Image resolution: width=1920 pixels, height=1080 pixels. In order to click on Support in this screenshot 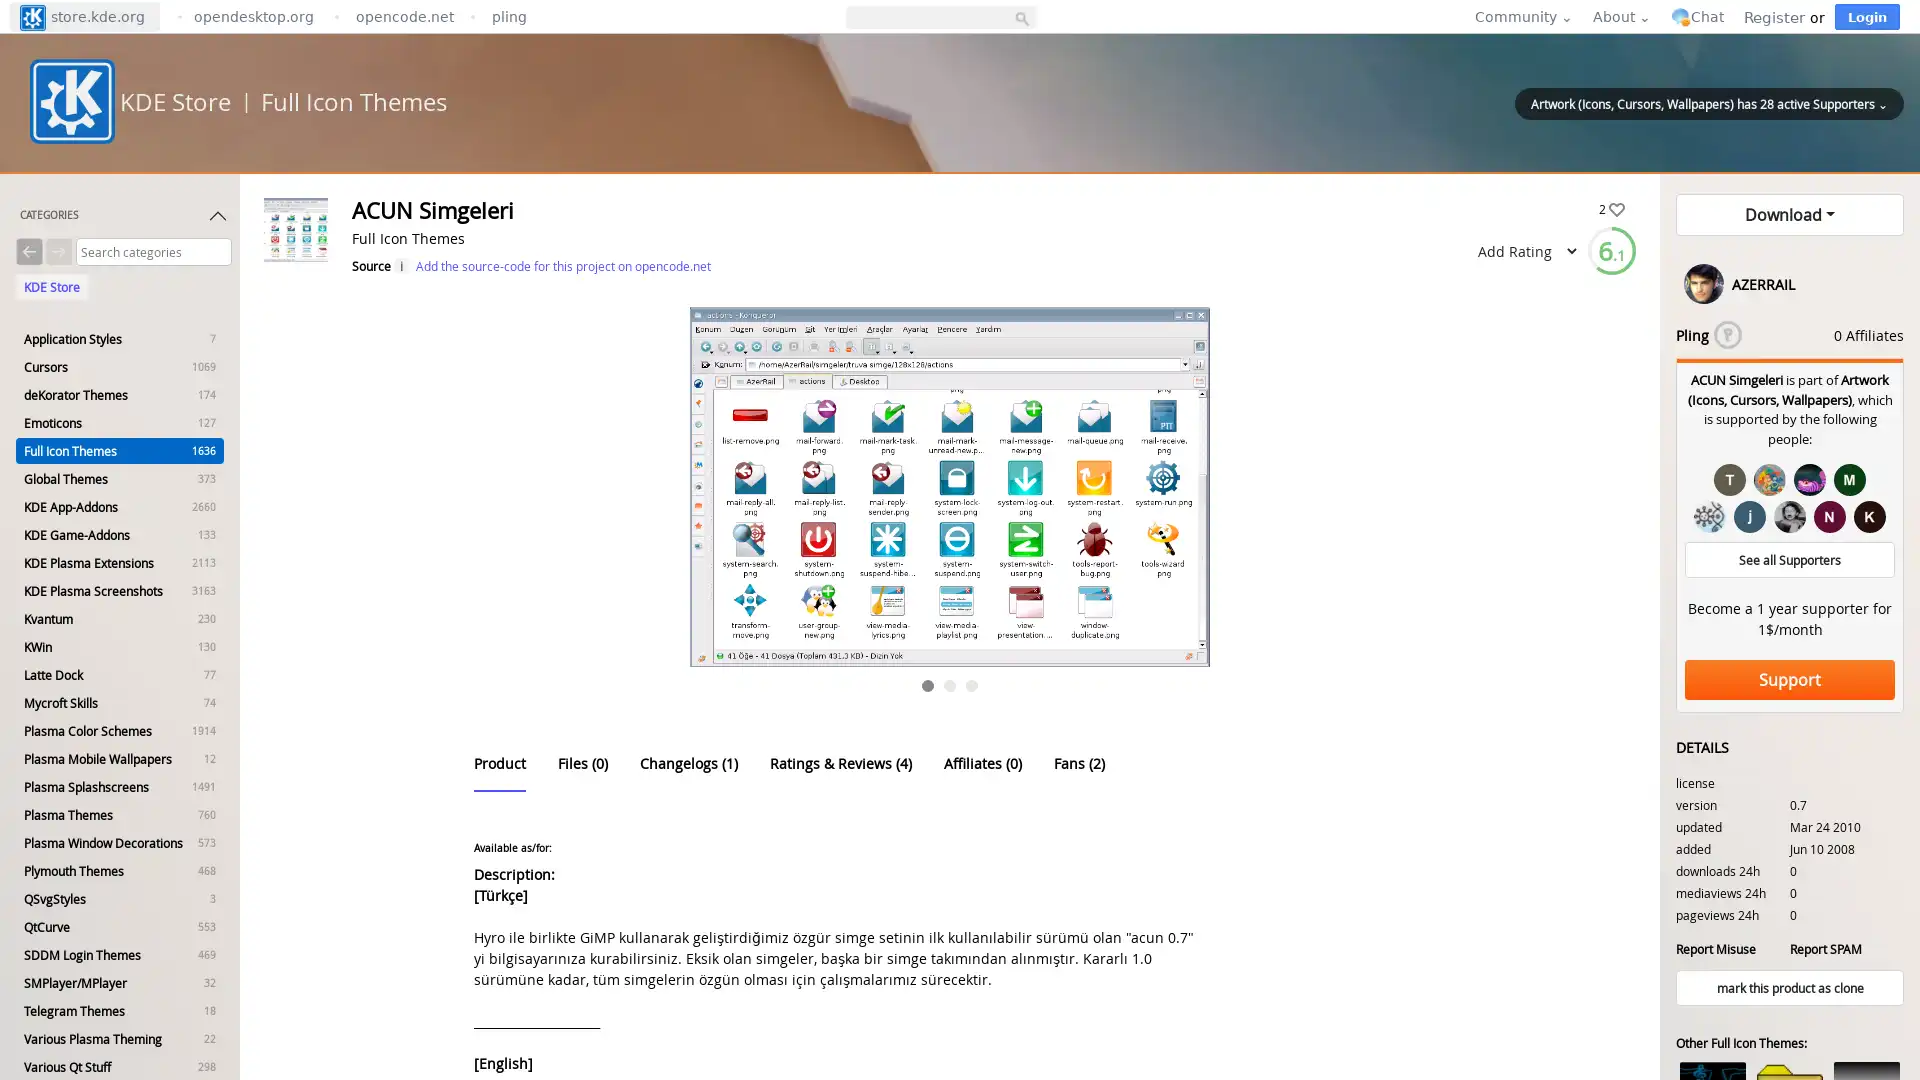, I will do `click(1790, 678)`.